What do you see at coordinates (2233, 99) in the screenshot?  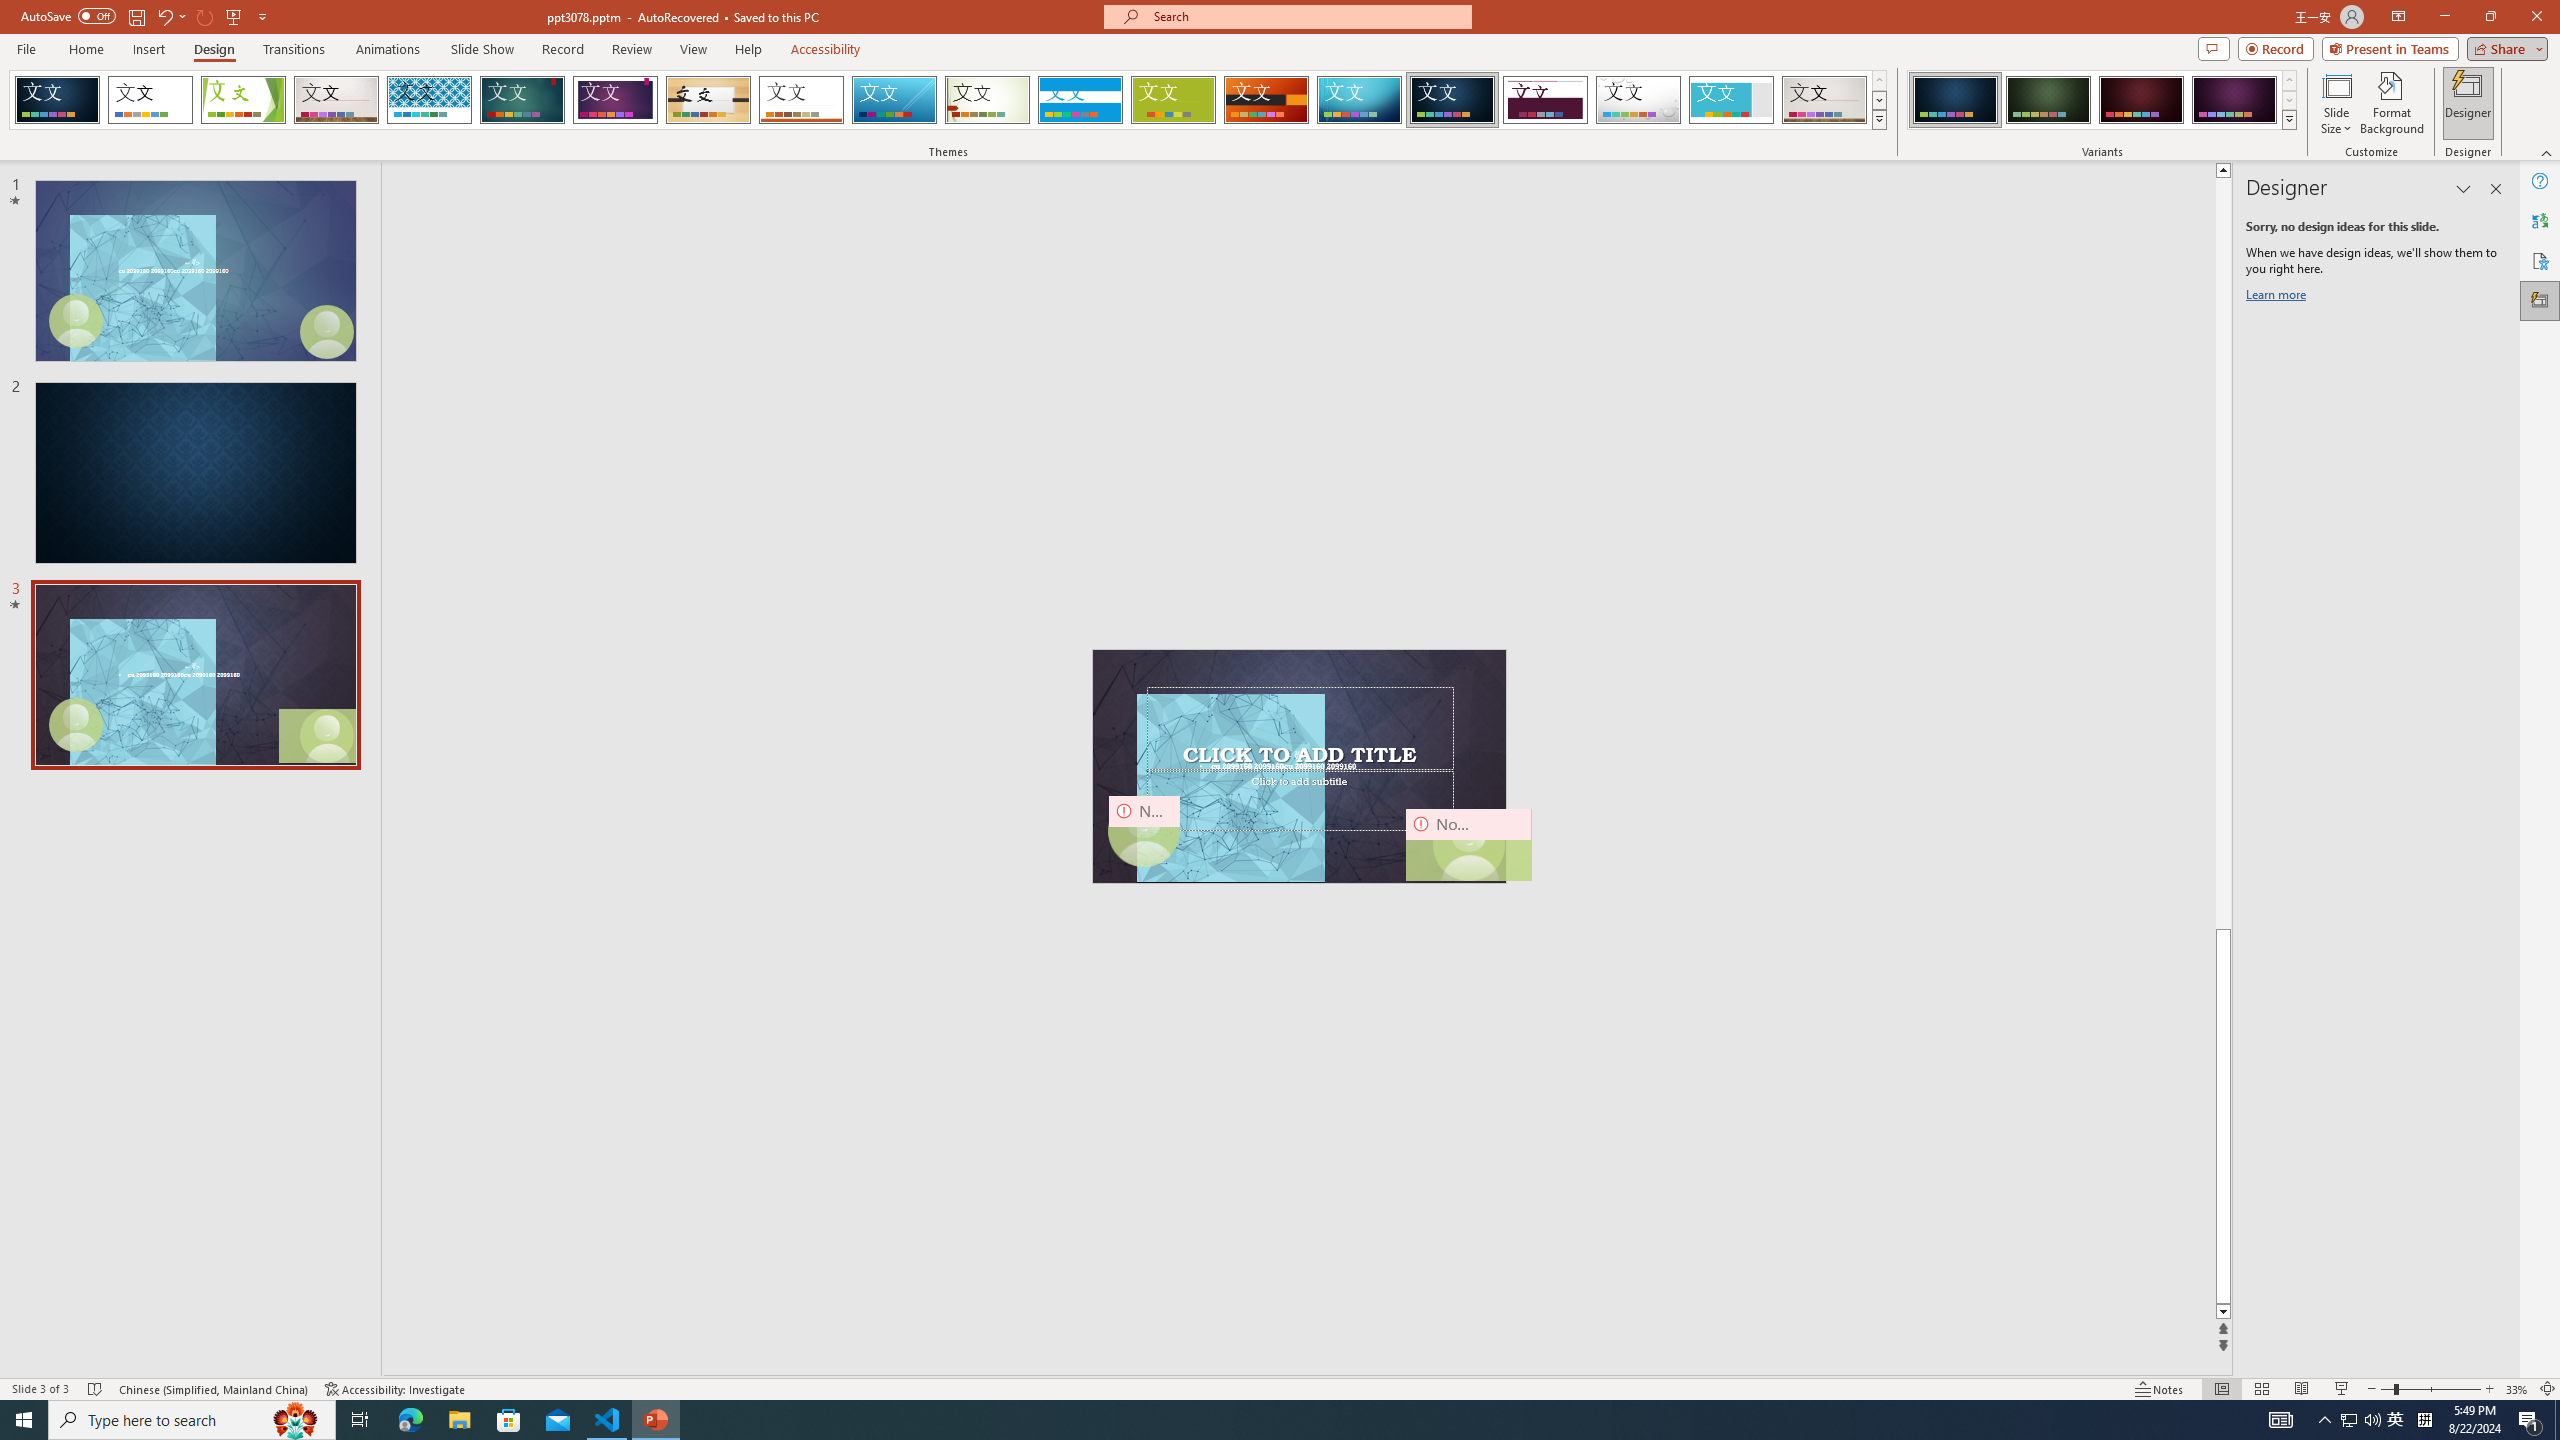 I see `'Damask Variant 4'` at bounding box center [2233, 99].